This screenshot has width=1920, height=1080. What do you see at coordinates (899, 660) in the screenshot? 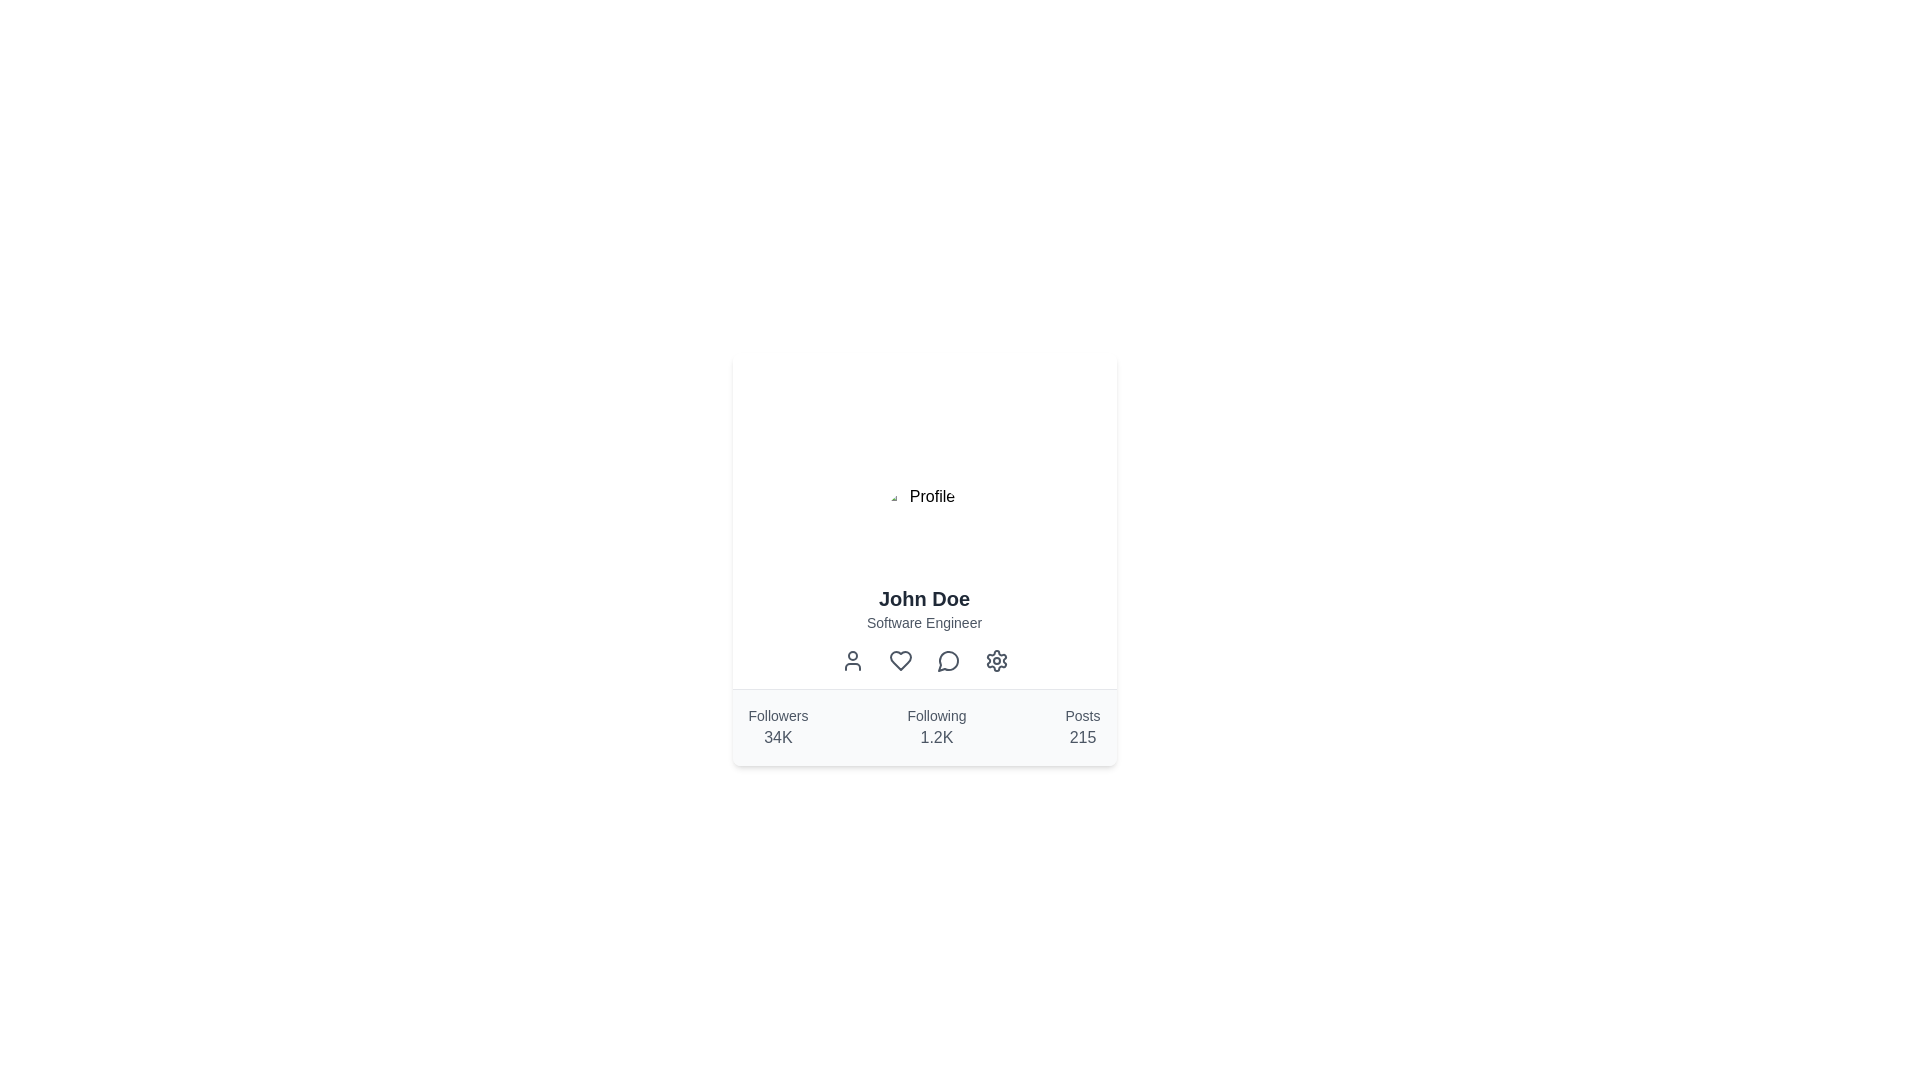
I see `the 'like' or 'favorite' icon, which is the second icon from the left in a horizontal series of icons at the bottom section of the interface` at bounding box center [899, 660].